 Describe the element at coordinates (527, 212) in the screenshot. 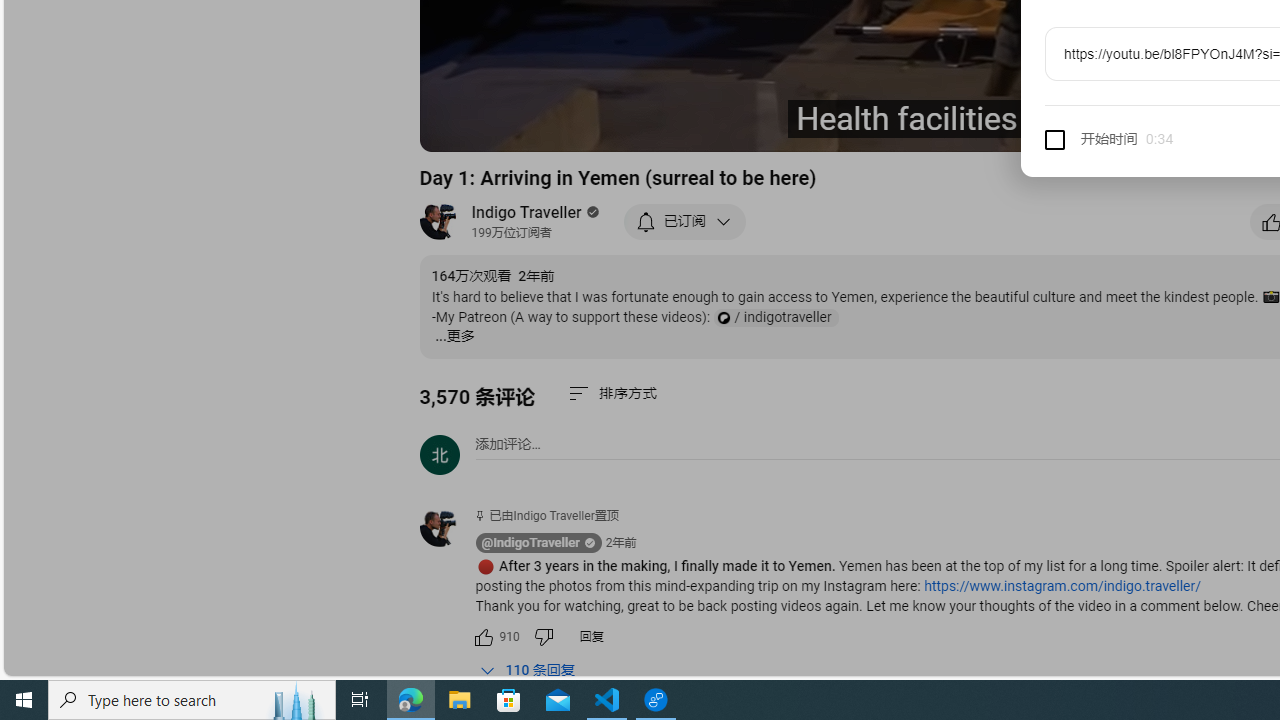

I see `'Indigo Traveller'` at that location.